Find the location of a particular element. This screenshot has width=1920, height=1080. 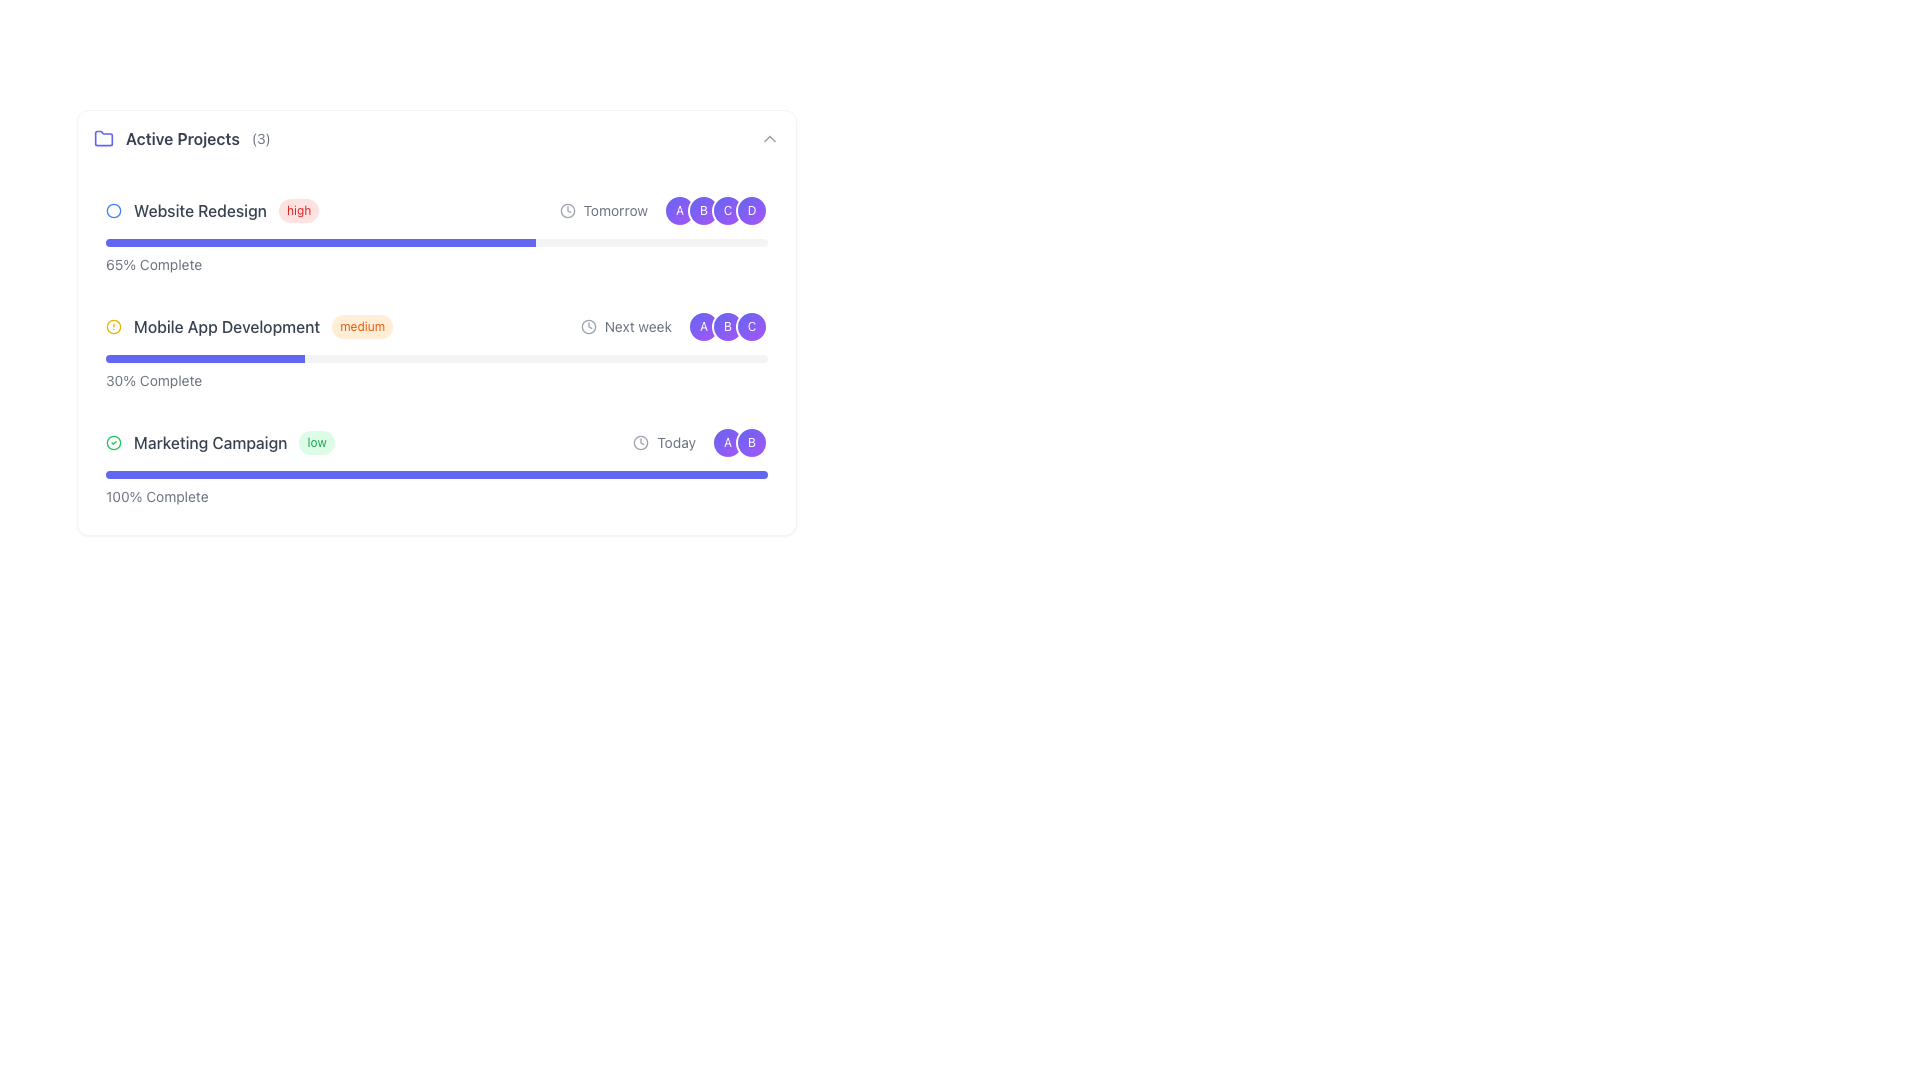

the Label with icon that indicates the deadline for the 'Mobile App Development' project, which shows 'Next week' and is located to the left of the avatar initials (A, B, C) and below the progress bar labeled 'medium' is located at coordinates (625, 326).